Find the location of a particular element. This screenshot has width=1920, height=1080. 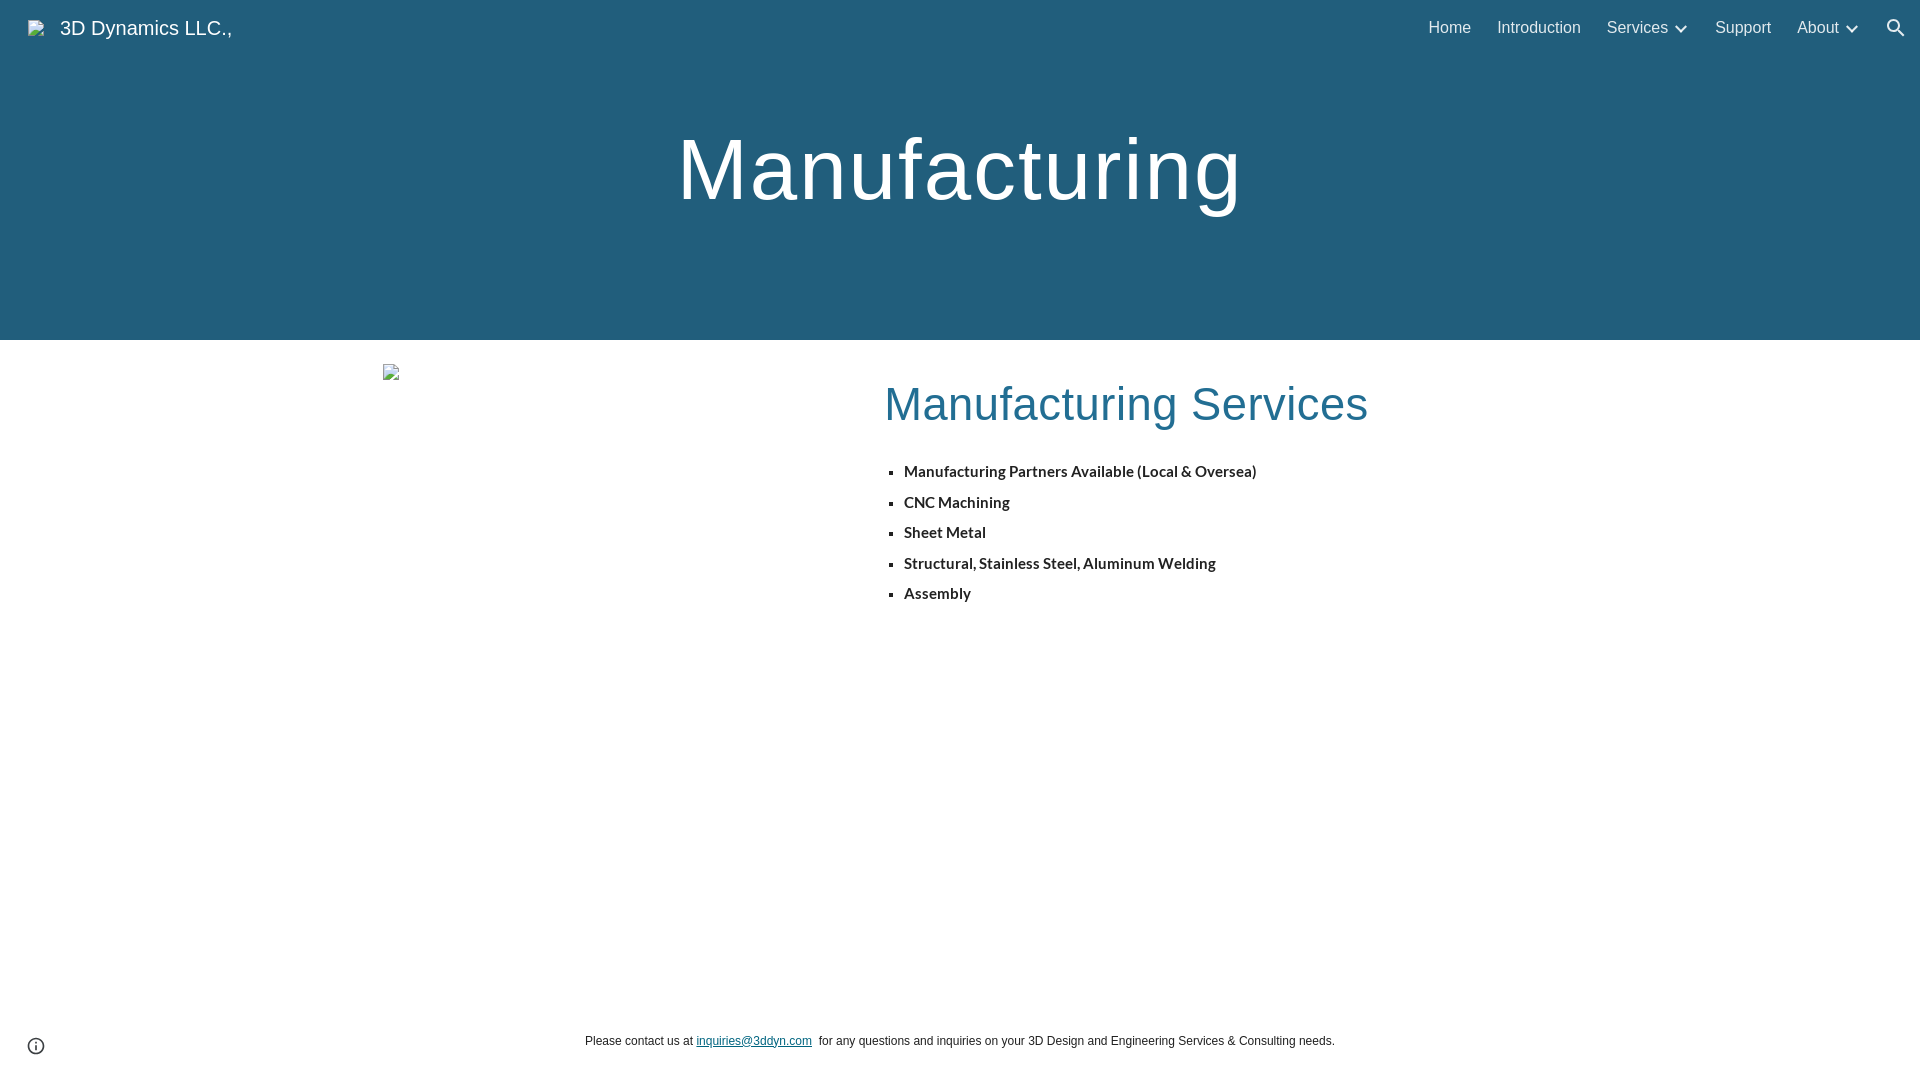

'Expand/Collapse' is located at coordinates (1680, 27).